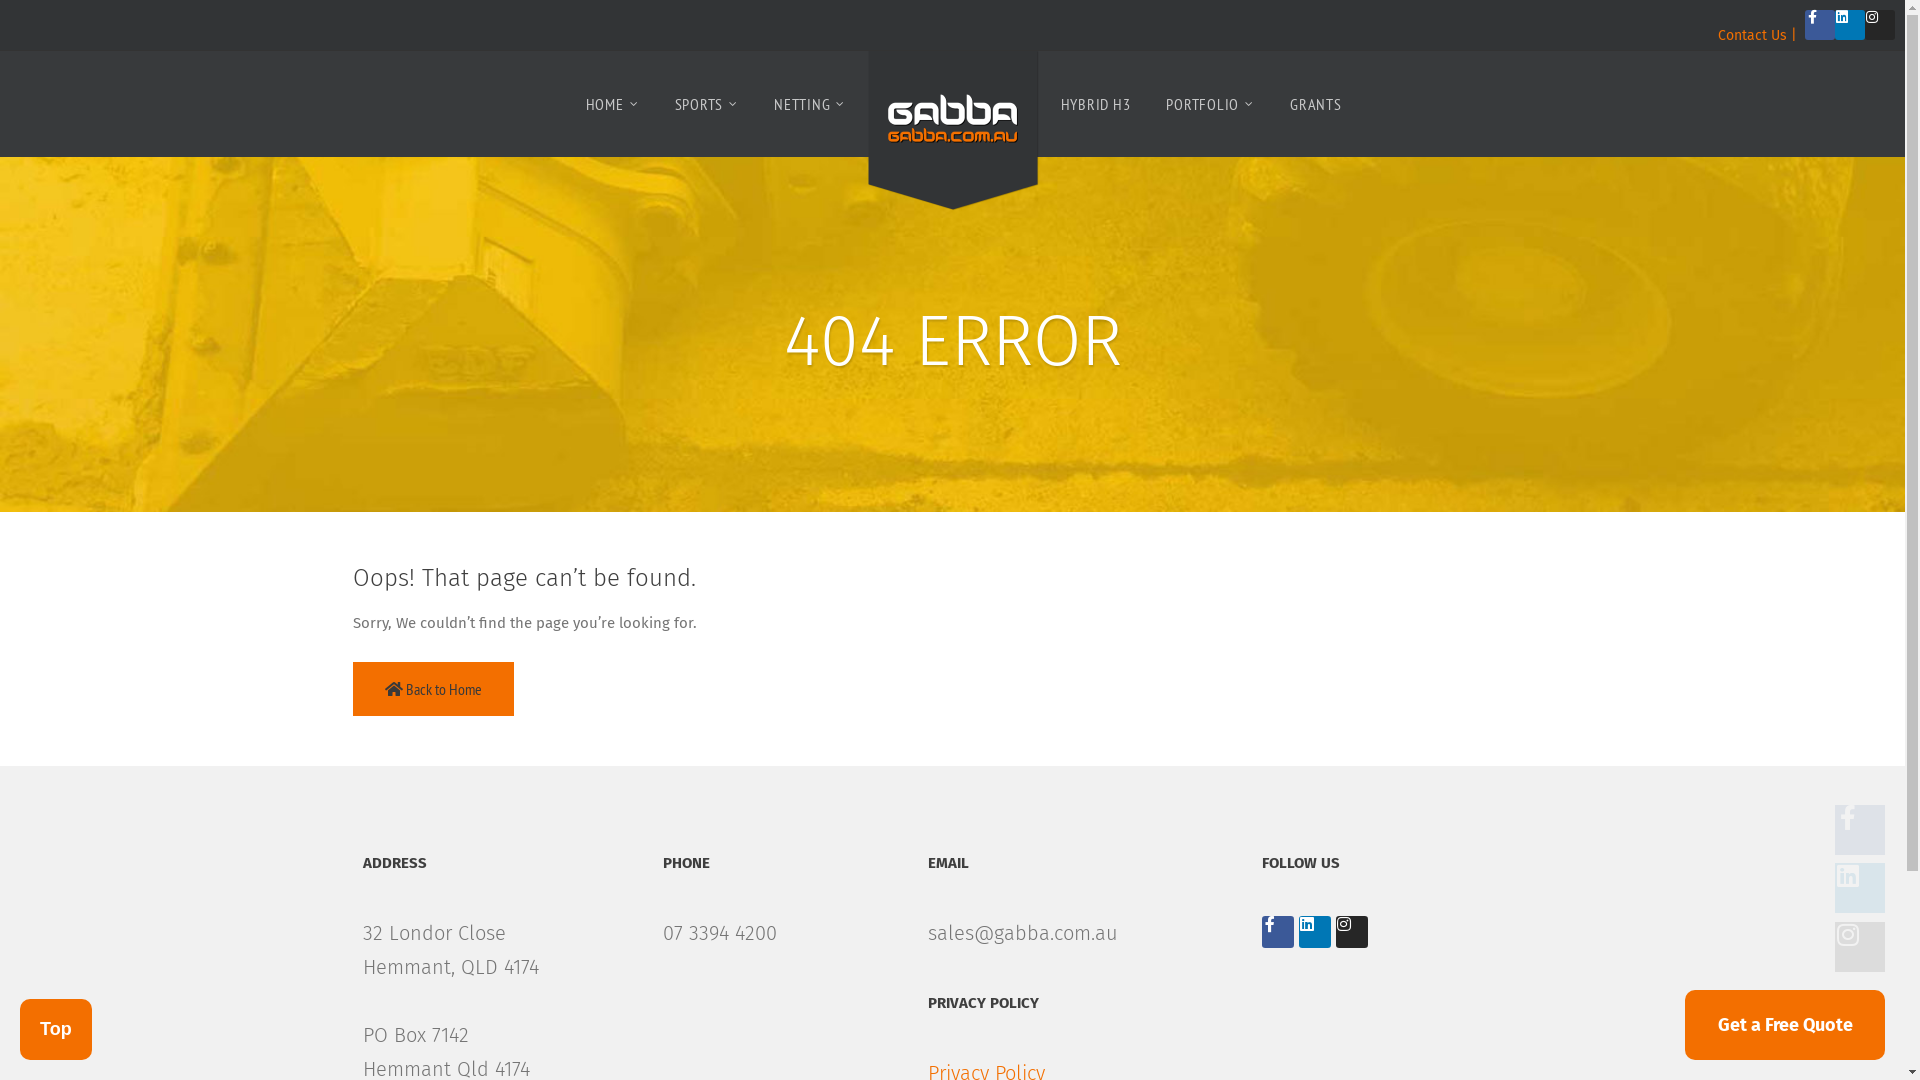  What do you see at coordinates (1315, 104) in the screenshot?
I see `'GRANTS'` at bounding box center [1315, 104].